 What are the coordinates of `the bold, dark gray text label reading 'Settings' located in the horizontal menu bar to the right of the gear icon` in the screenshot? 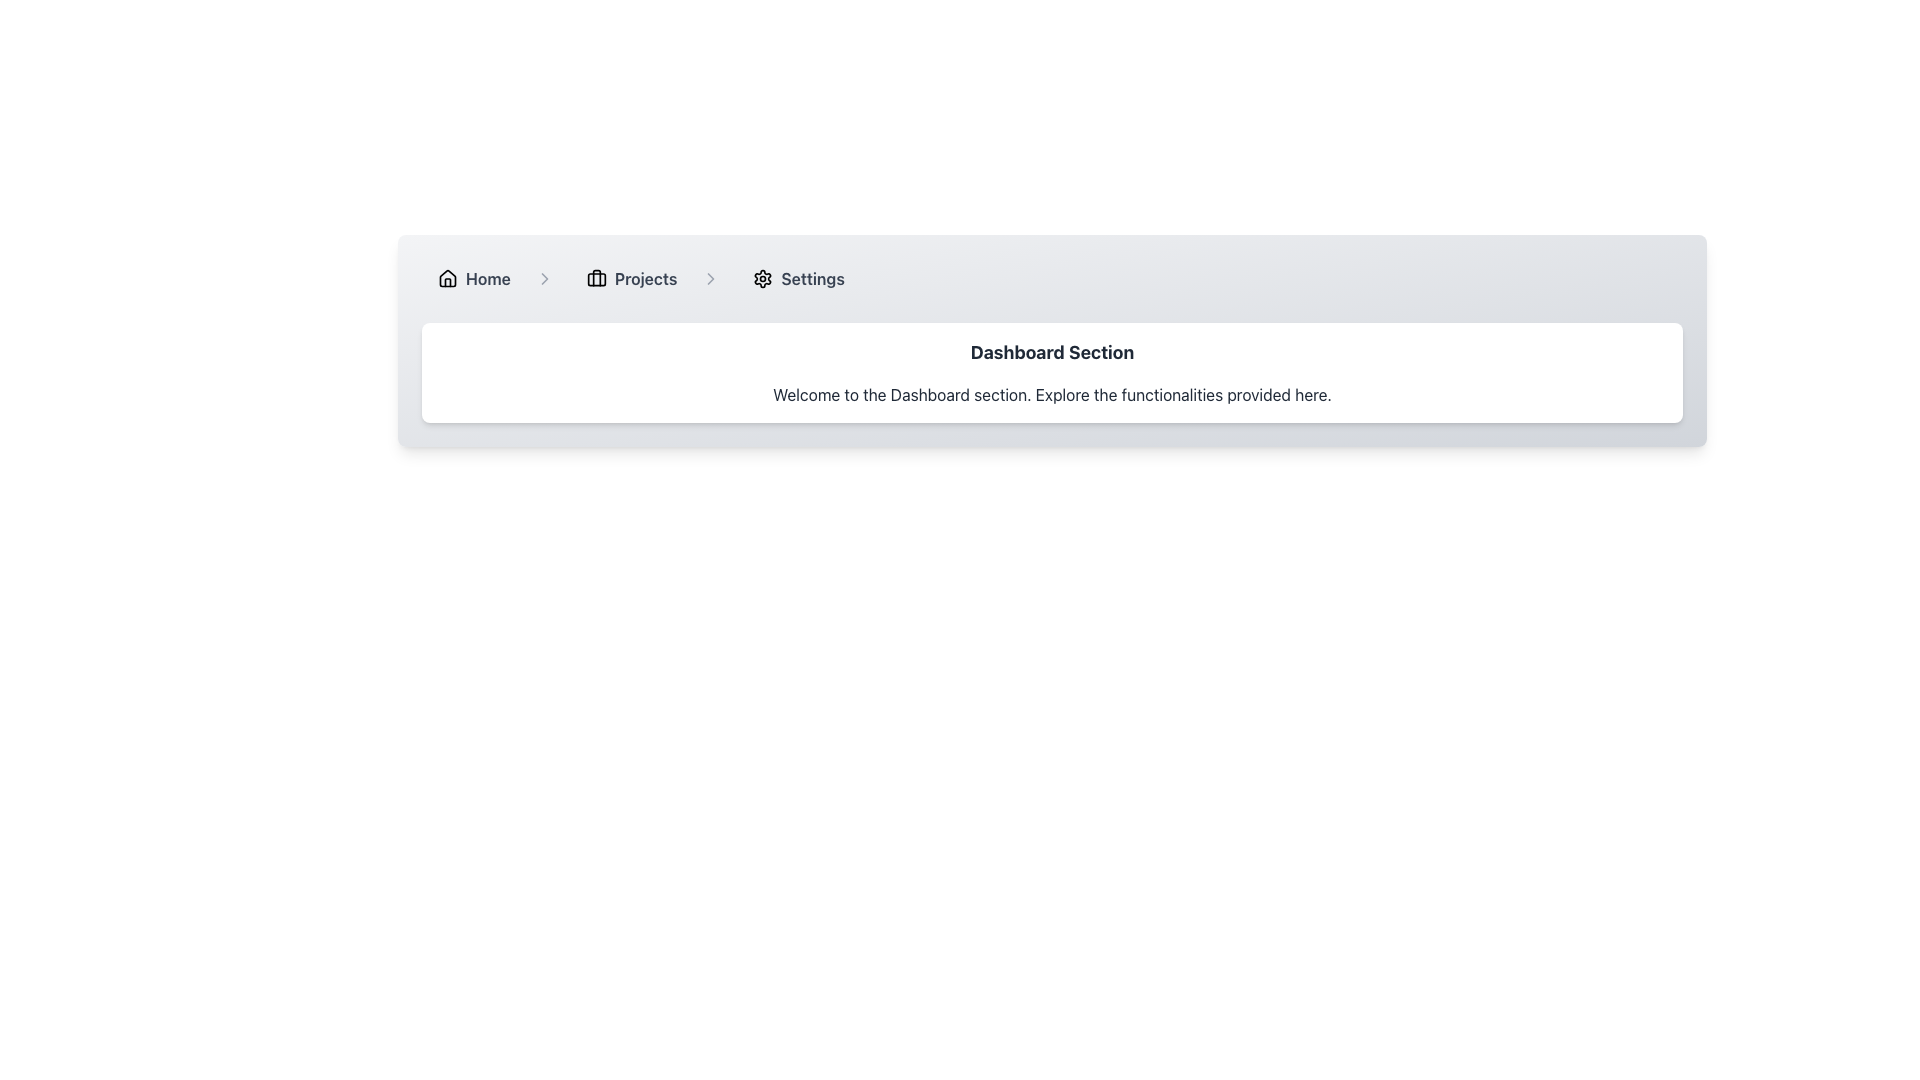 It's located at (813, 278).